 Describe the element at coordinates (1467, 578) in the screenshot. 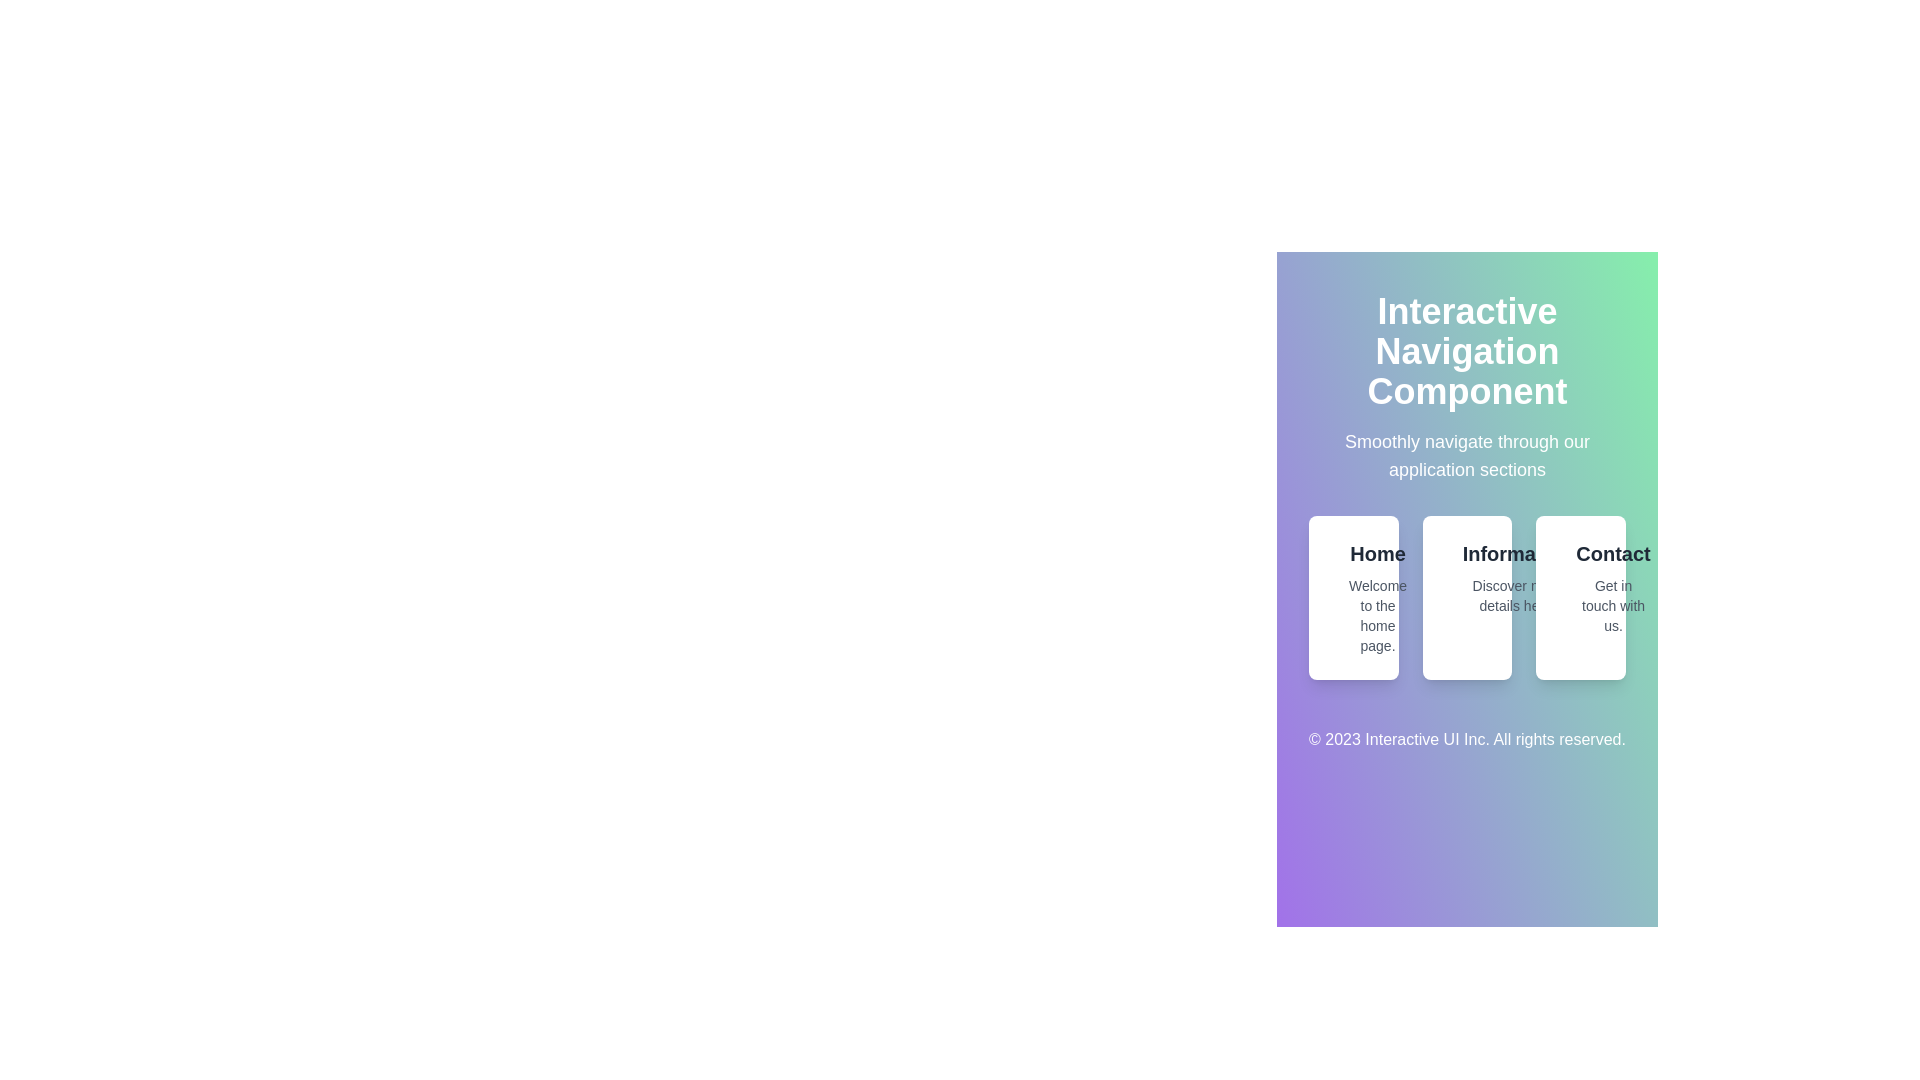

I see `displayed text in the 'Information' text and icon block, which is the middle card in the Interactive Navigation Component` at that location.